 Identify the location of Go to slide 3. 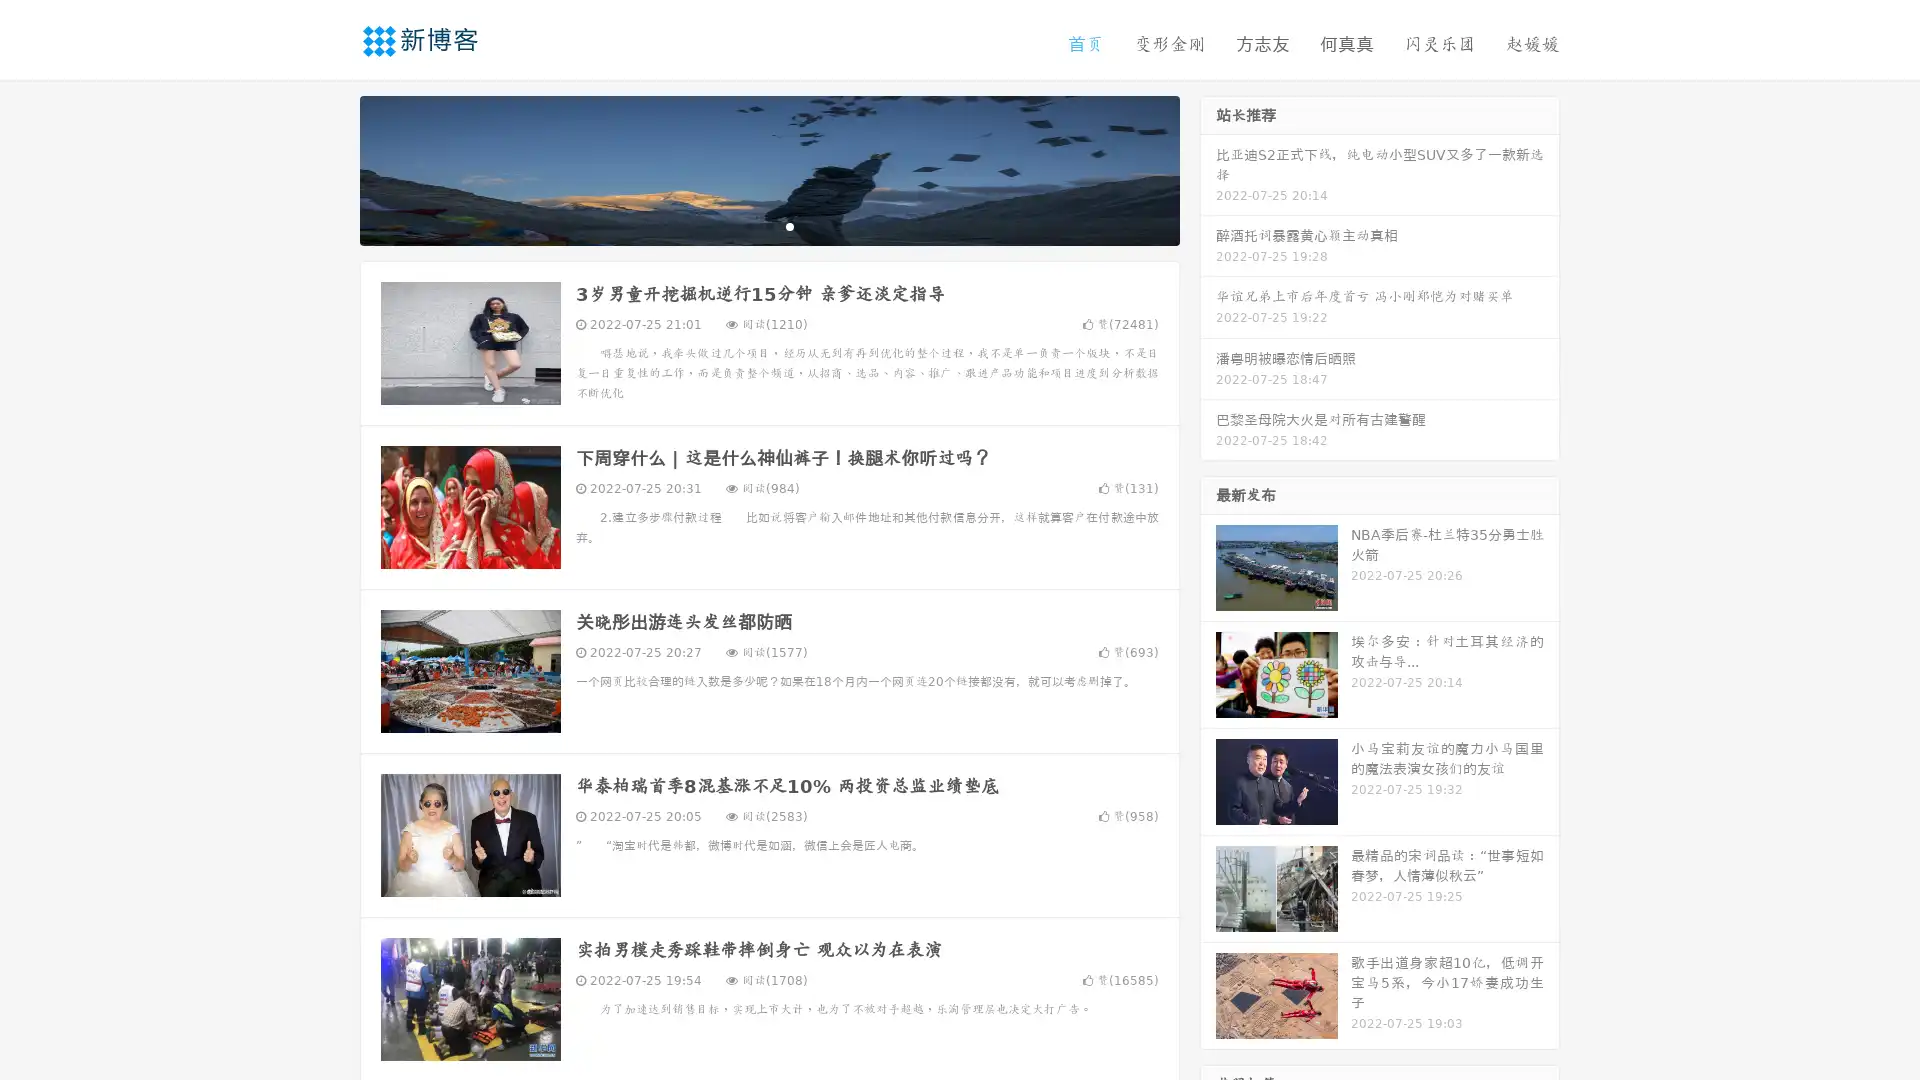
(789, 225).